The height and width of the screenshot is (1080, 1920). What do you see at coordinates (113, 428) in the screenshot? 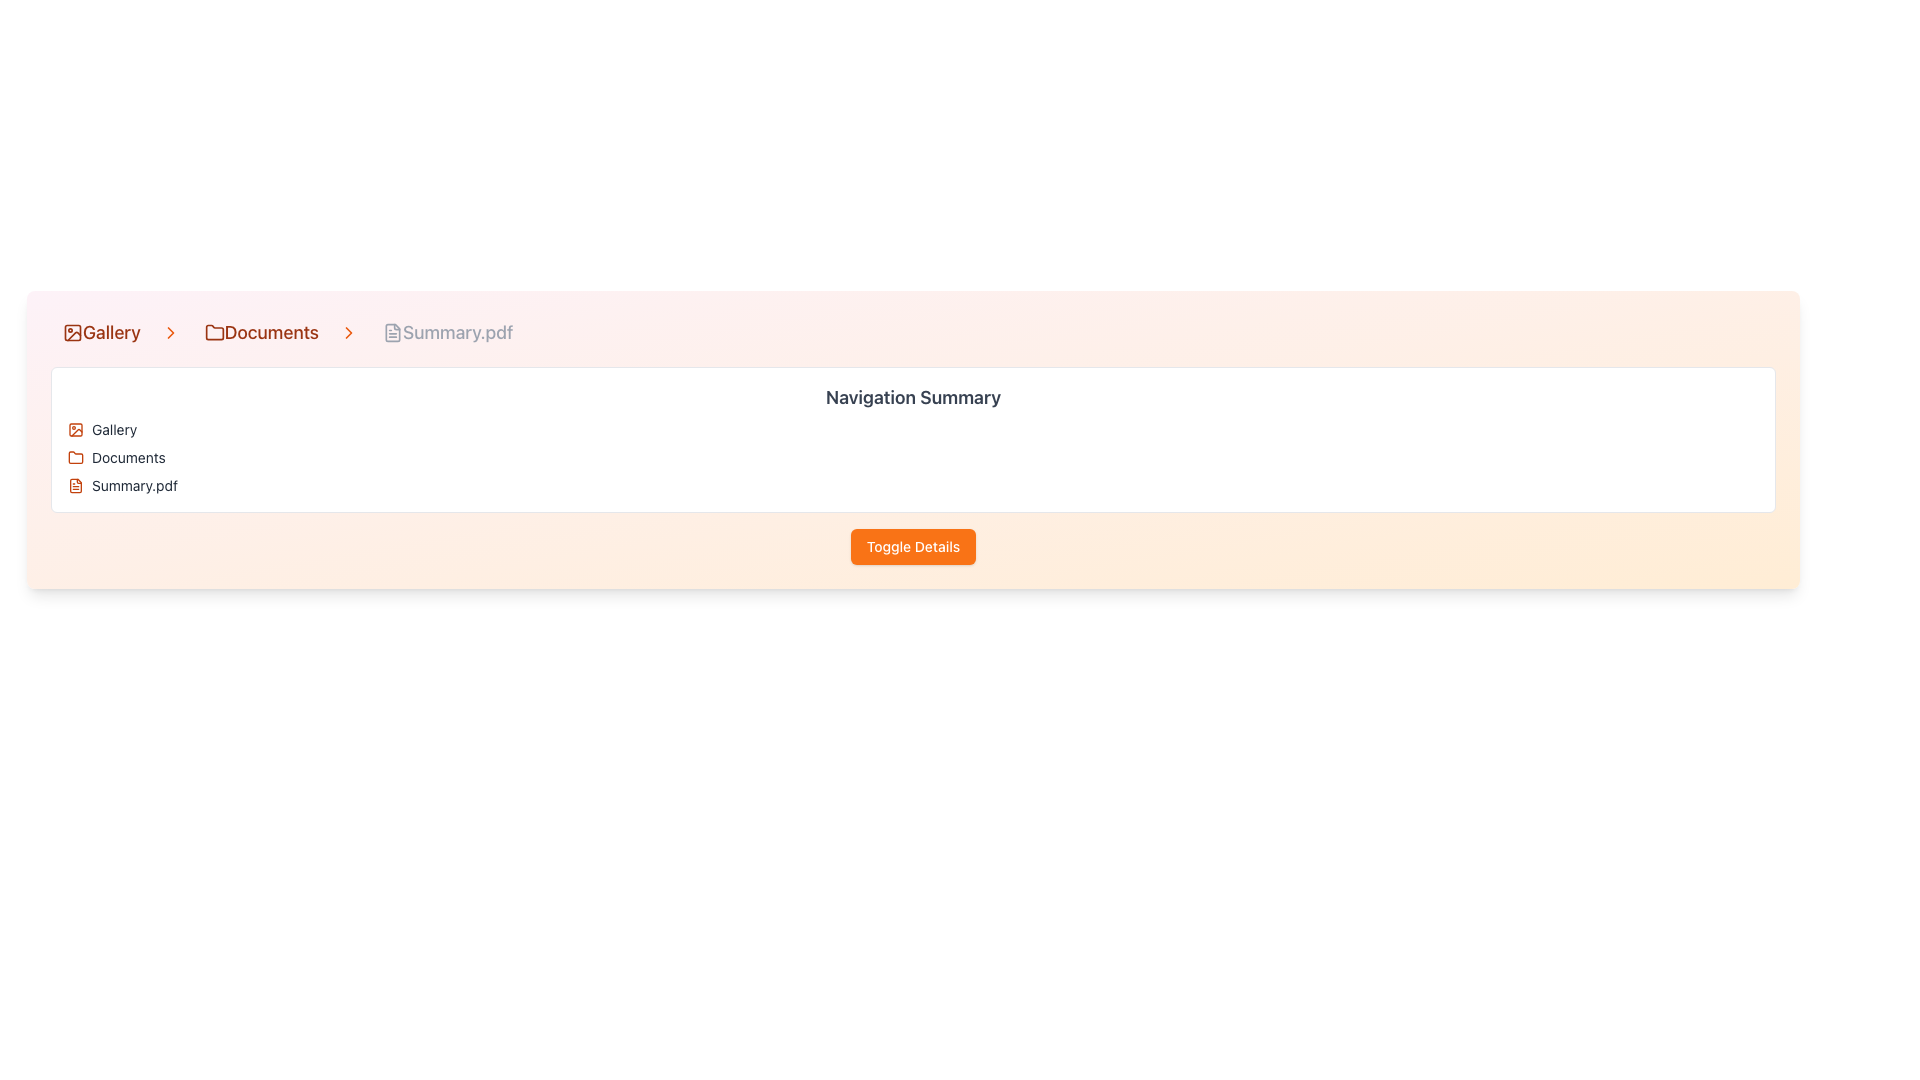
I see `text label indicating the name of the 'Gallery' item, which is positioned at the top-left of the content list` at bounding box center [113, 428].